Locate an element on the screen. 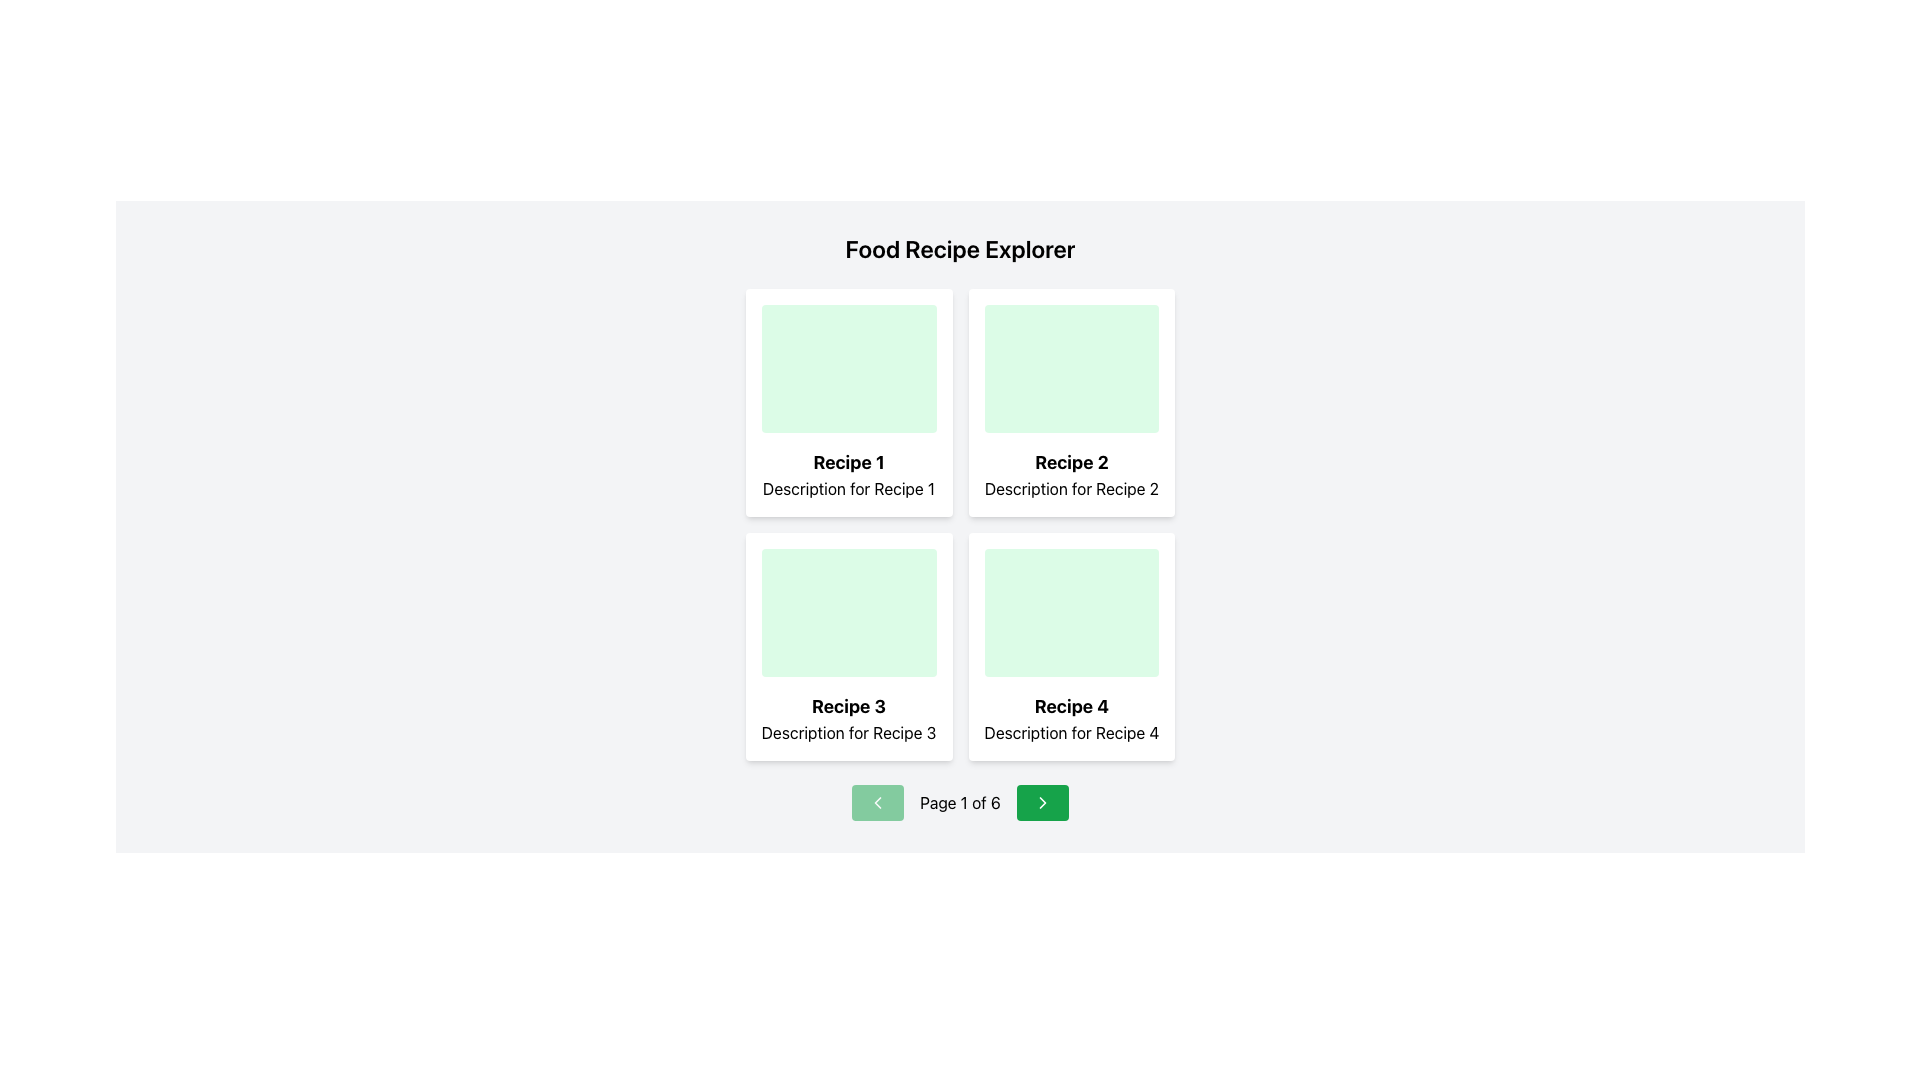  the green button with a rightward chevron icon located at the bottom-right corner of the 'Page 1 of 6' component is located at coordinates (1041, 801).